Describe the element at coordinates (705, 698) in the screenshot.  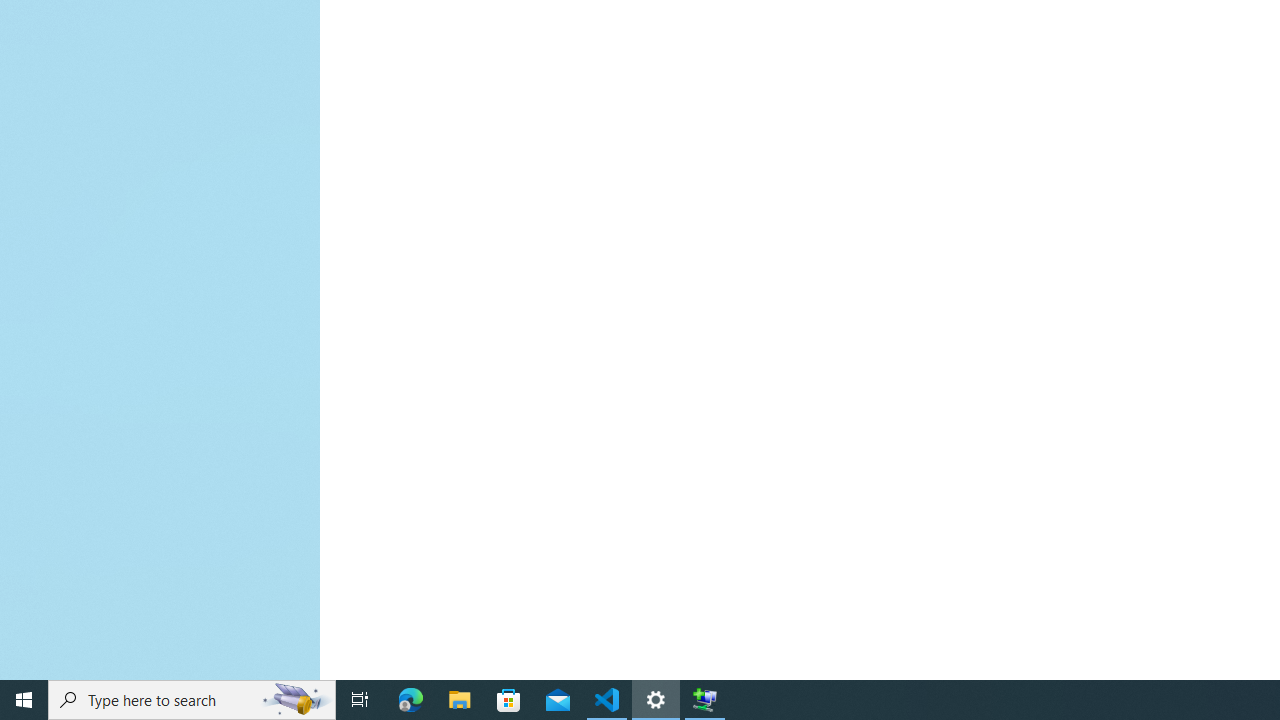
I see `'Extensible Wizards Host Process - 1 running window'` at that location.